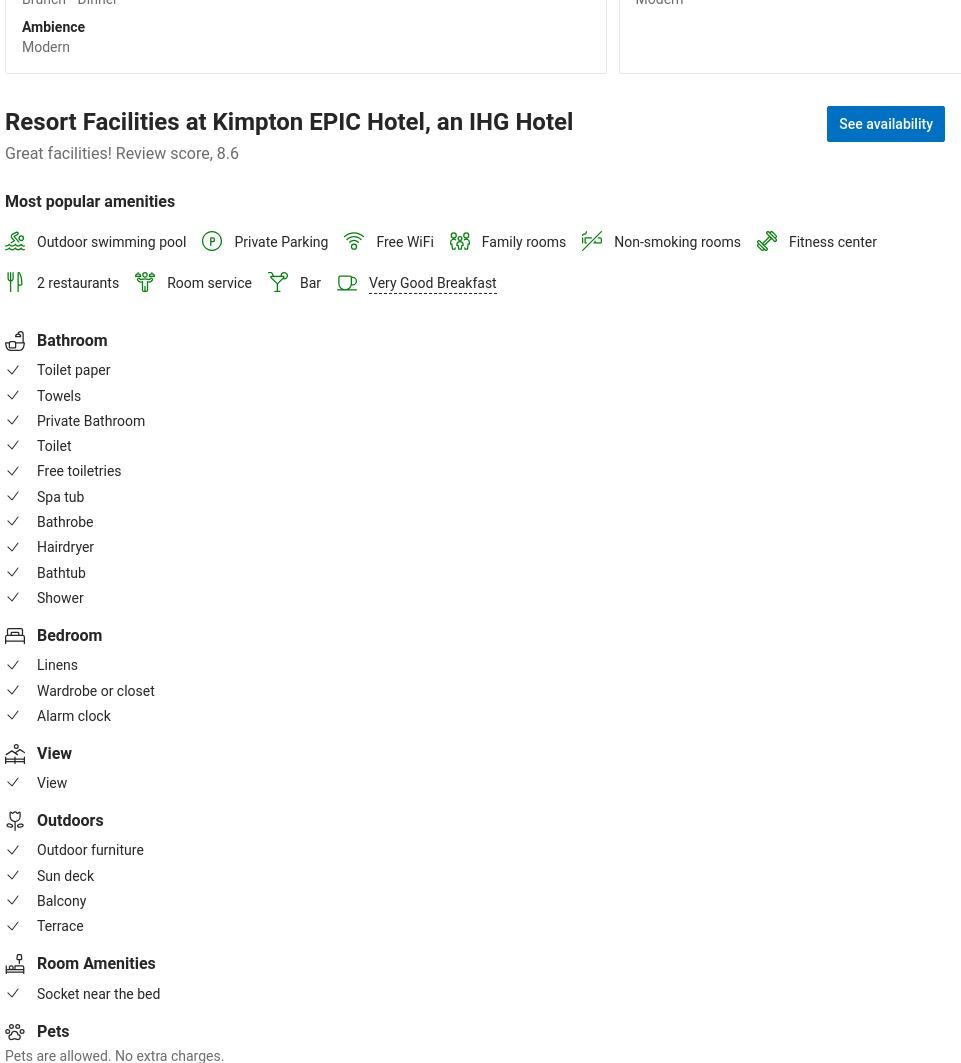 The width and height of the screenshot is (961, 1063). I want to click on 'Non-smoking rooms', so click(676, 240).